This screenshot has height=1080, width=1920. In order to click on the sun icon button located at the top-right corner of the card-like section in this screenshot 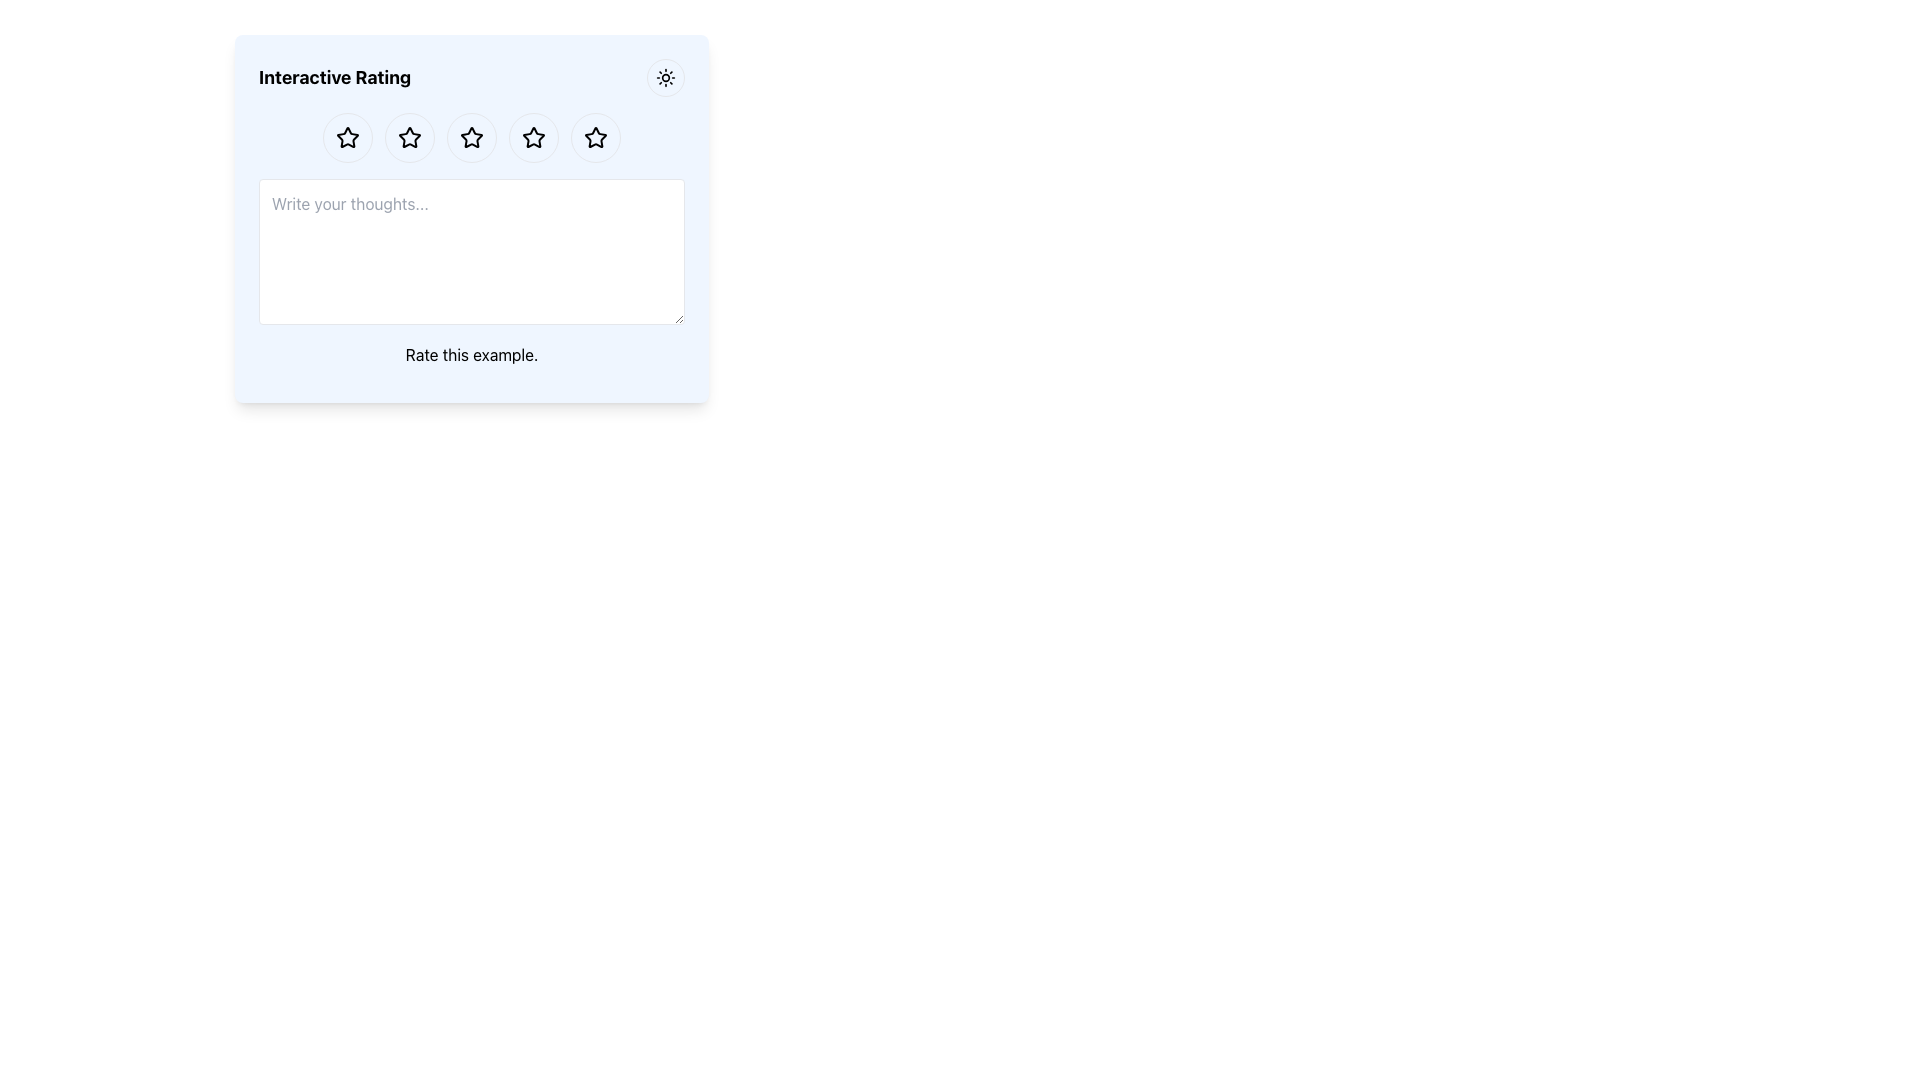, I will do `click(666, 76)`.